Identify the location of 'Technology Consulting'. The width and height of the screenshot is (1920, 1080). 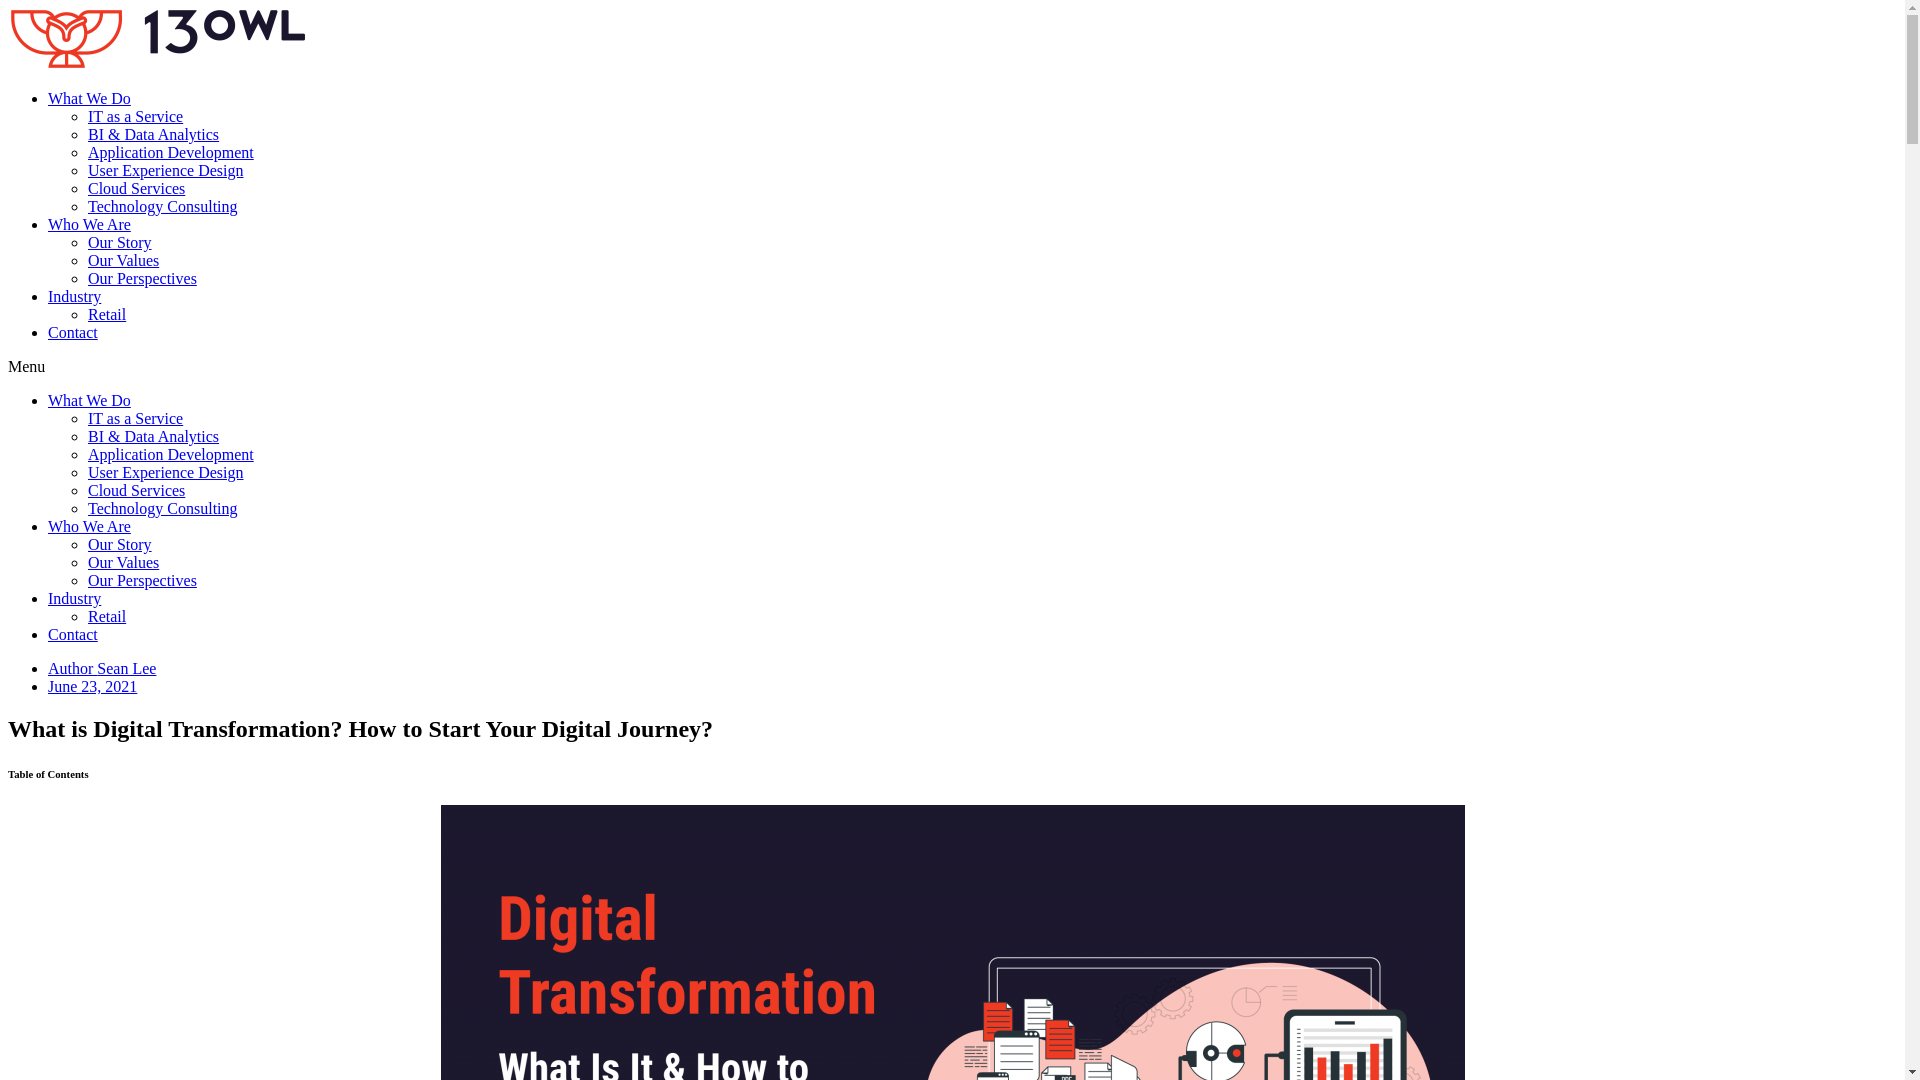
(163, 507).